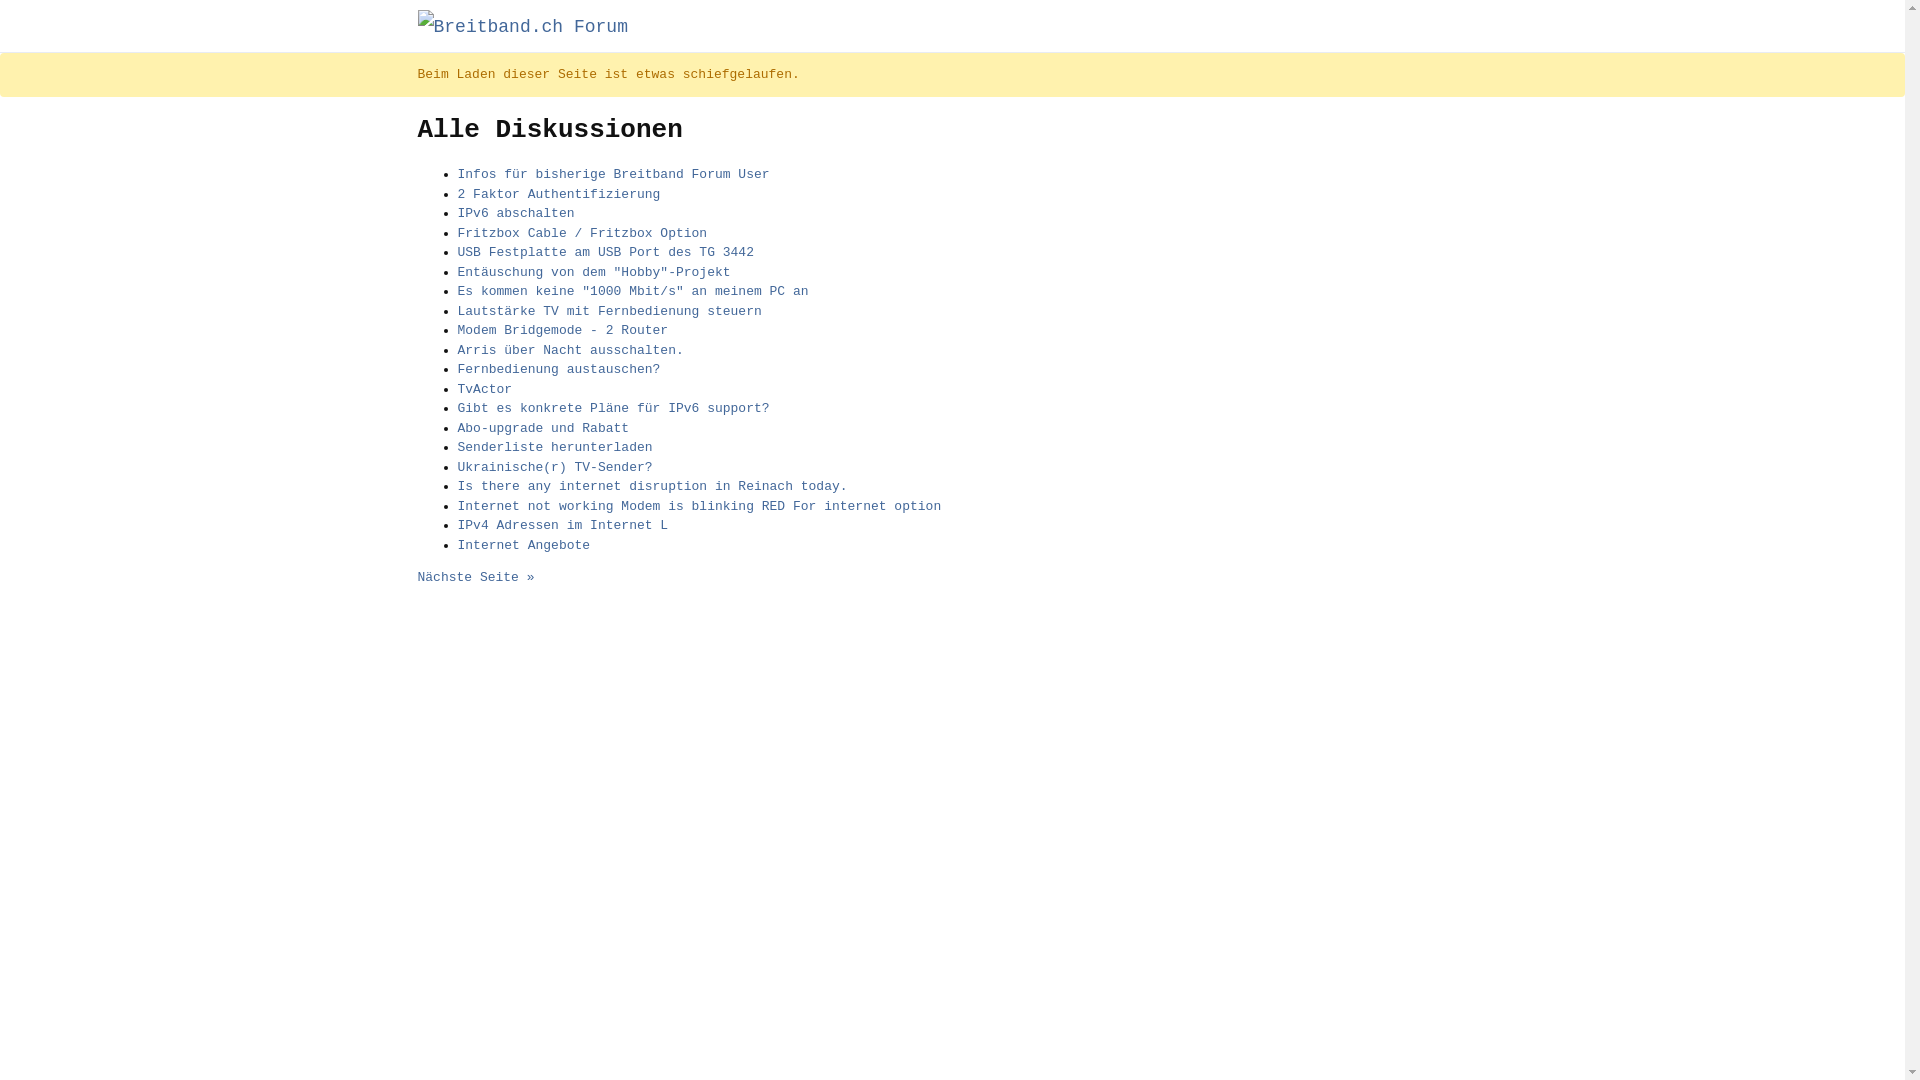 The height and width of the screenshot is (1080, 1920). Describe the element at coordinates (456, 545) in the screenshot. I see `'Internet Angebote'` at that location.